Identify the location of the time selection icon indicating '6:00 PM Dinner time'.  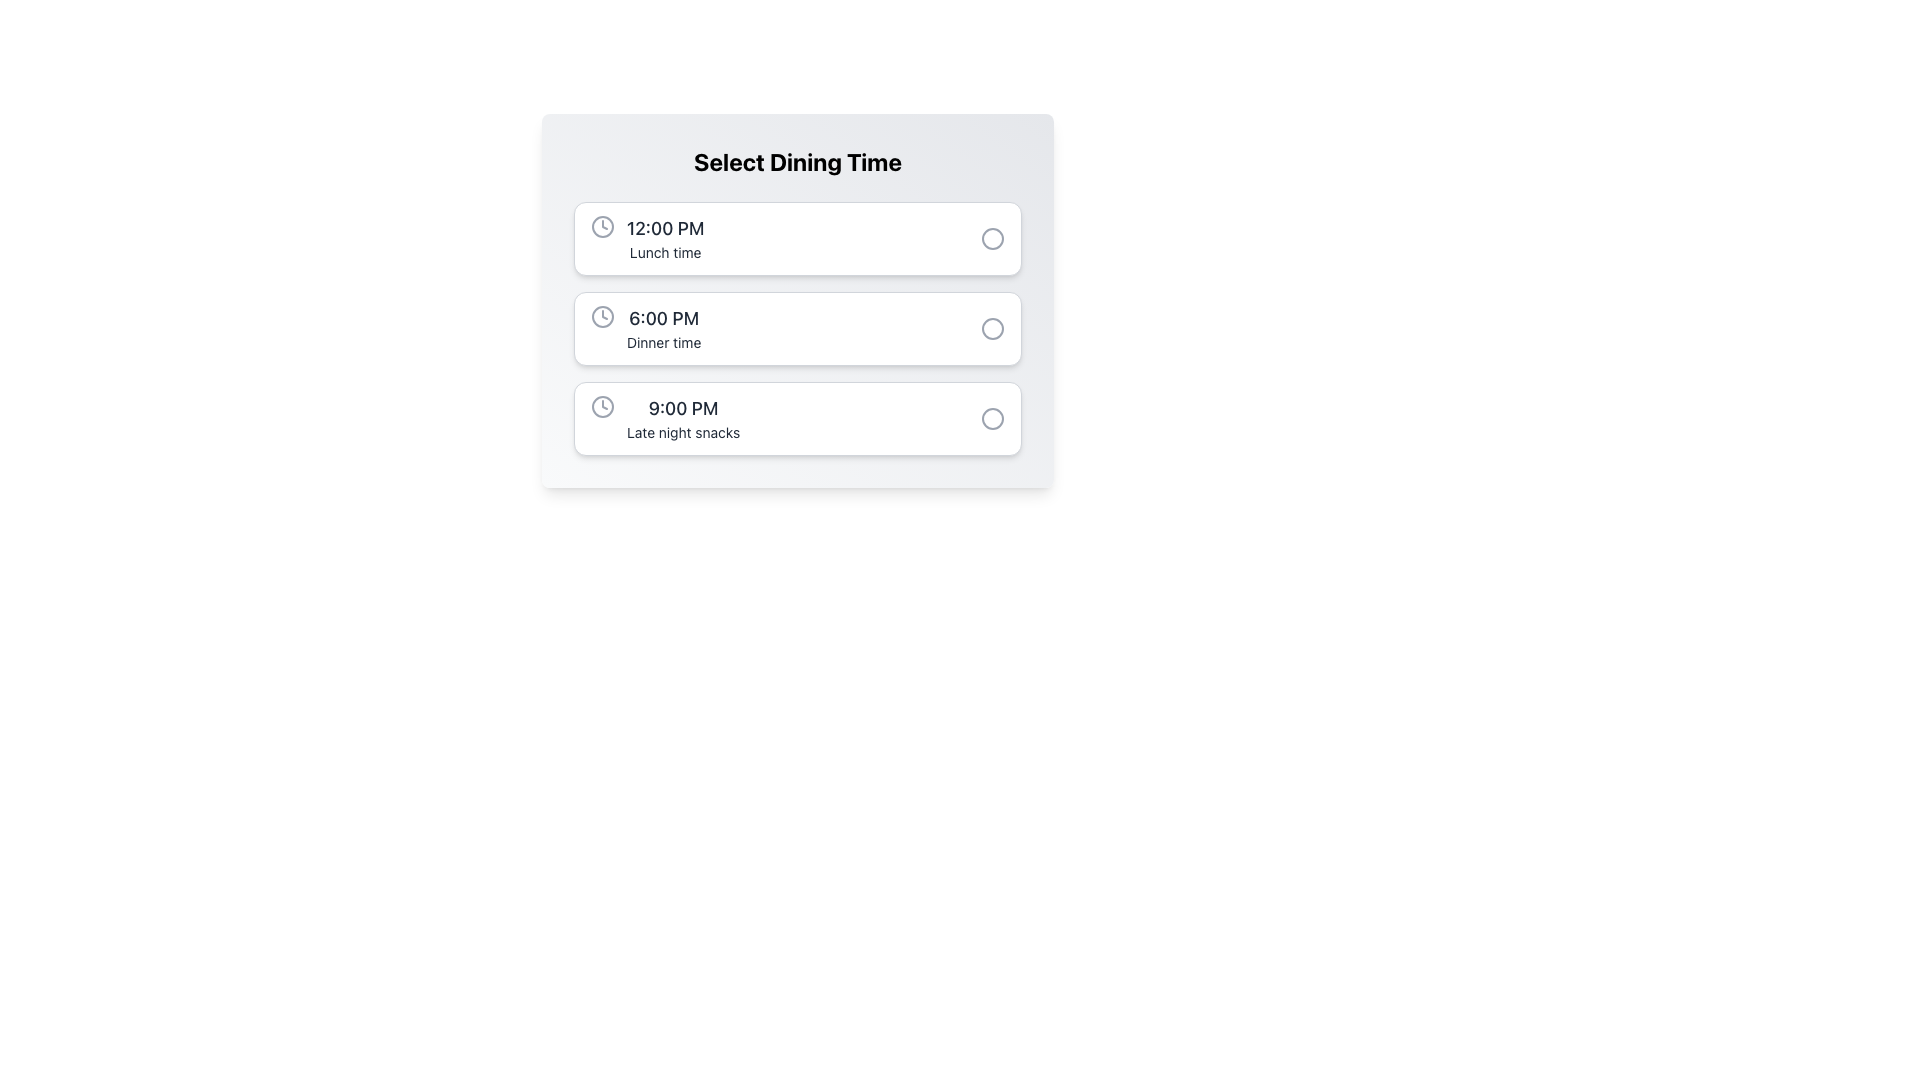
(602, 315).